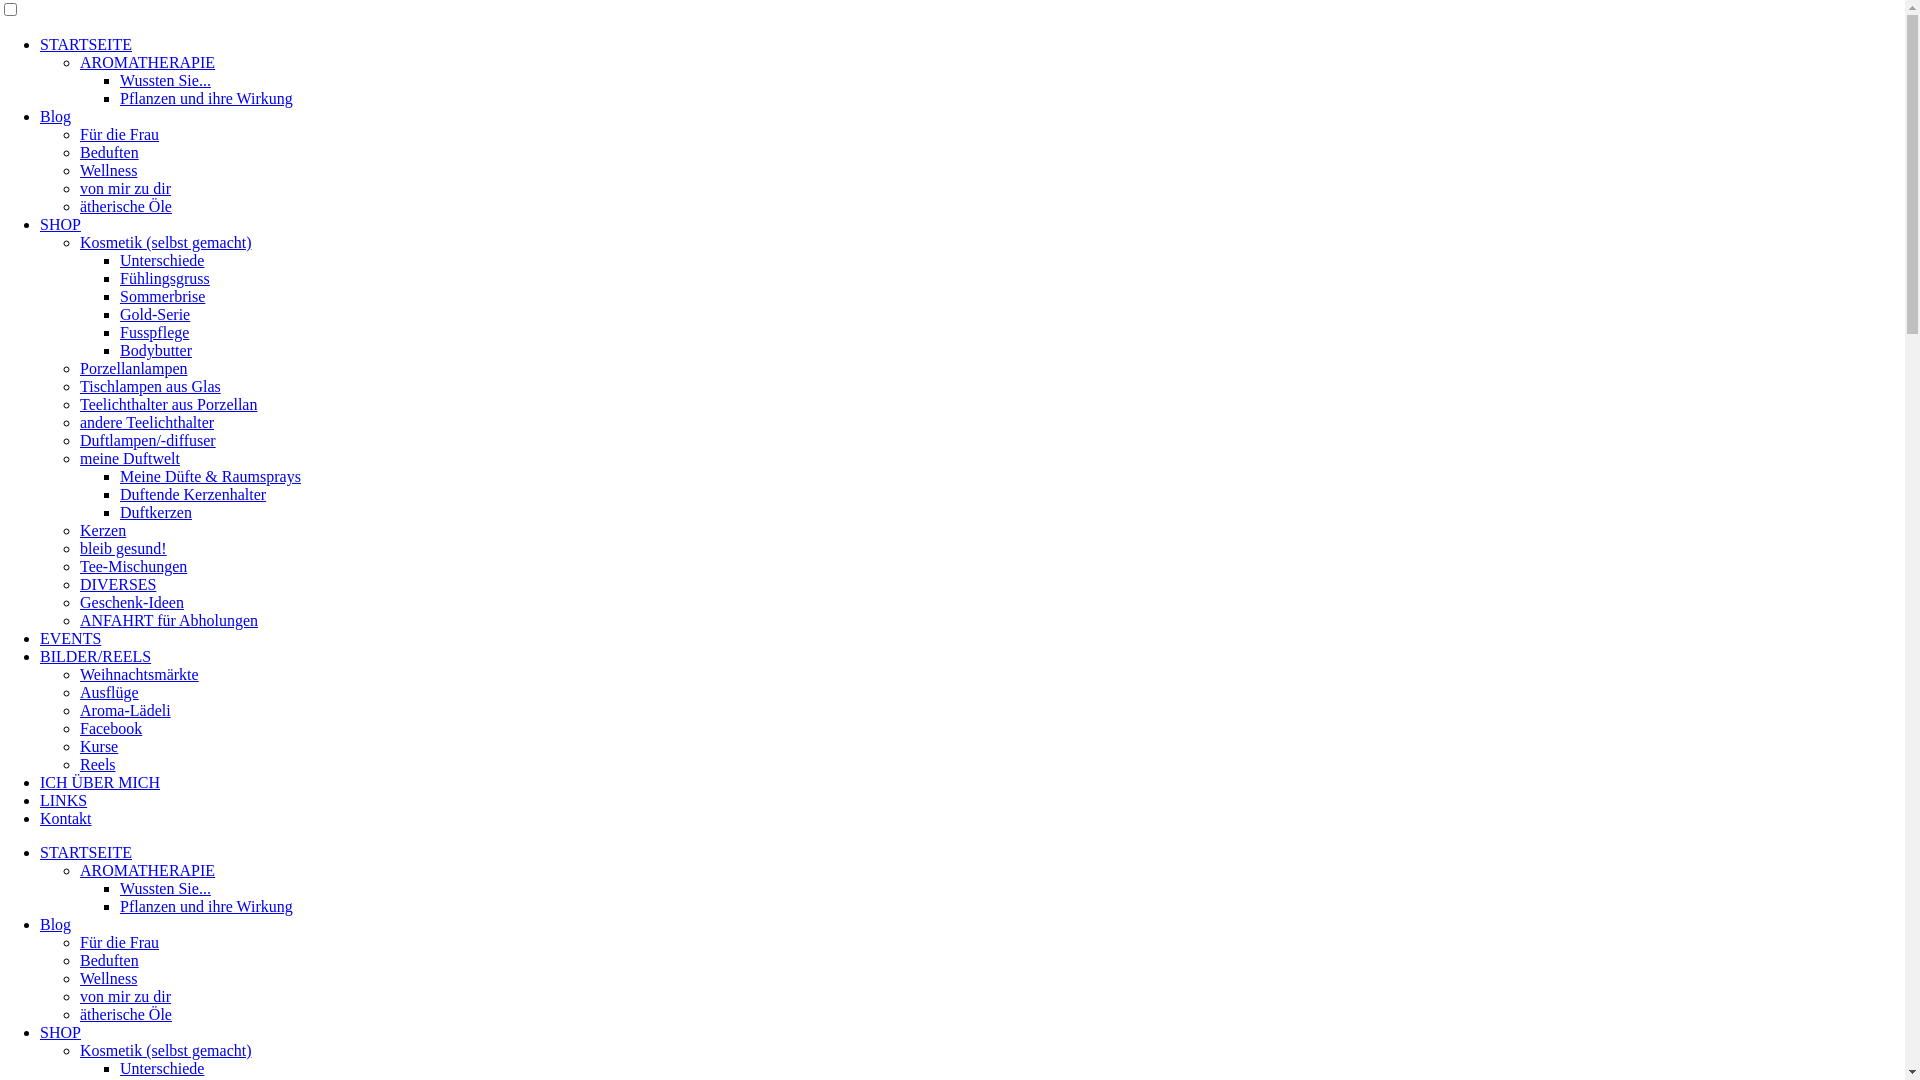  Describe the element at coordinates (98, 746) in the screenshot. I see `'Kurse'` at that location.